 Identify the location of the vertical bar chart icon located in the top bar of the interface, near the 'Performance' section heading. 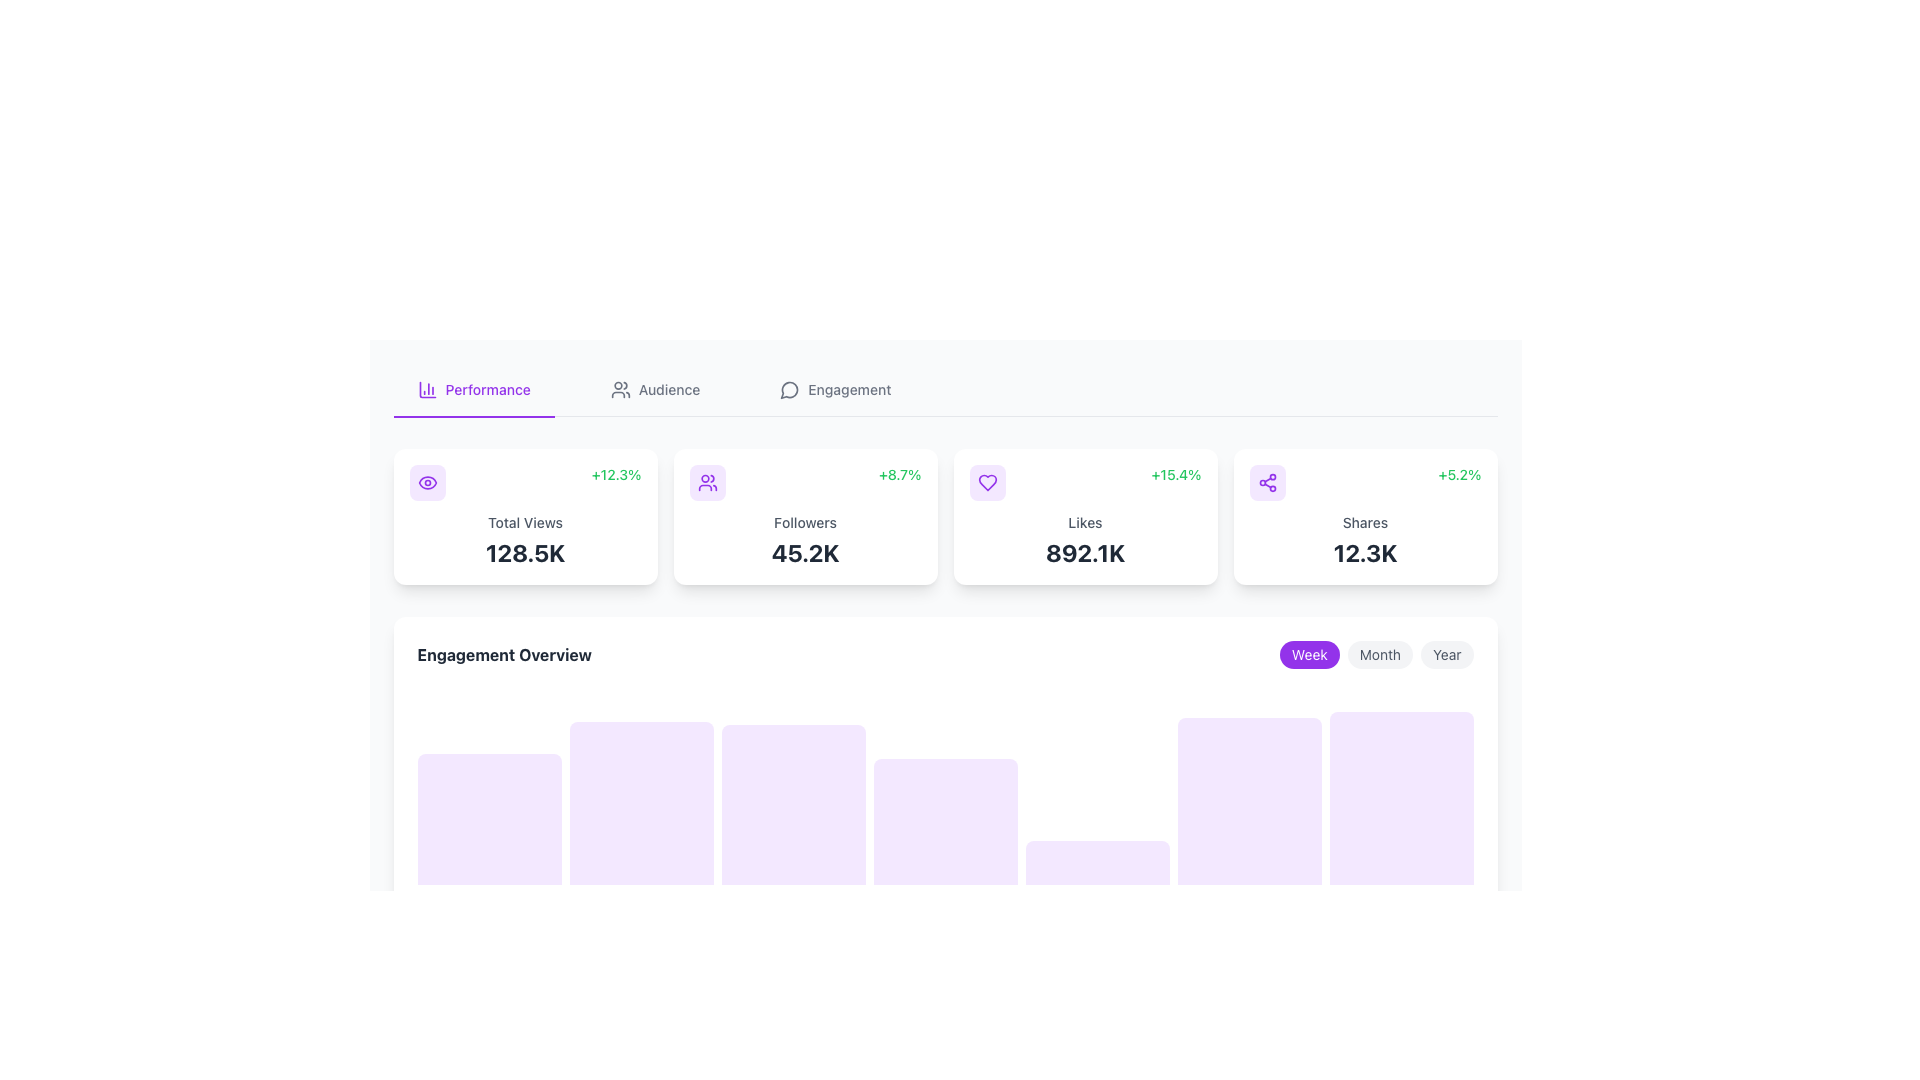
(426, 389).